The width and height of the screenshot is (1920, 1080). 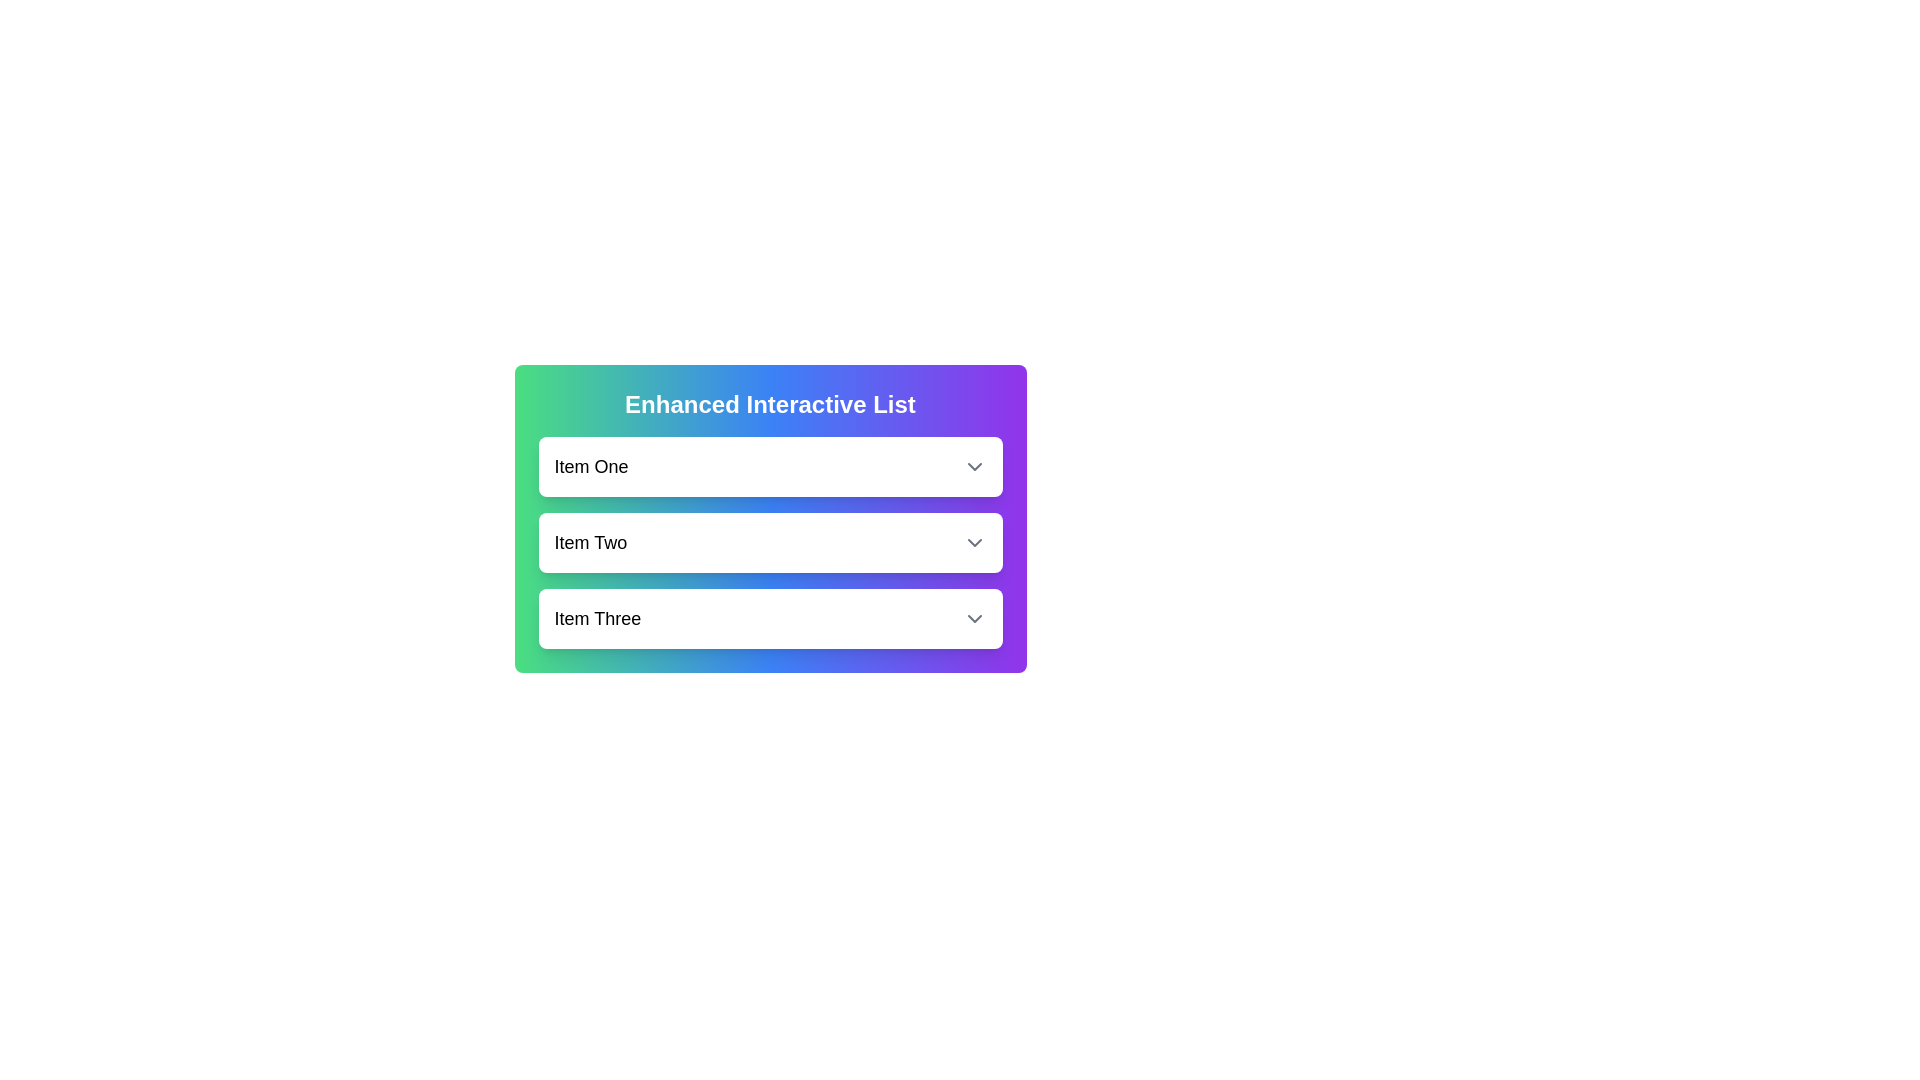 What do you see at coordinates (769, 518) in the screenshot?
I see `the items in the Enhanced Interactive List component` at bounding box center [769, 518].